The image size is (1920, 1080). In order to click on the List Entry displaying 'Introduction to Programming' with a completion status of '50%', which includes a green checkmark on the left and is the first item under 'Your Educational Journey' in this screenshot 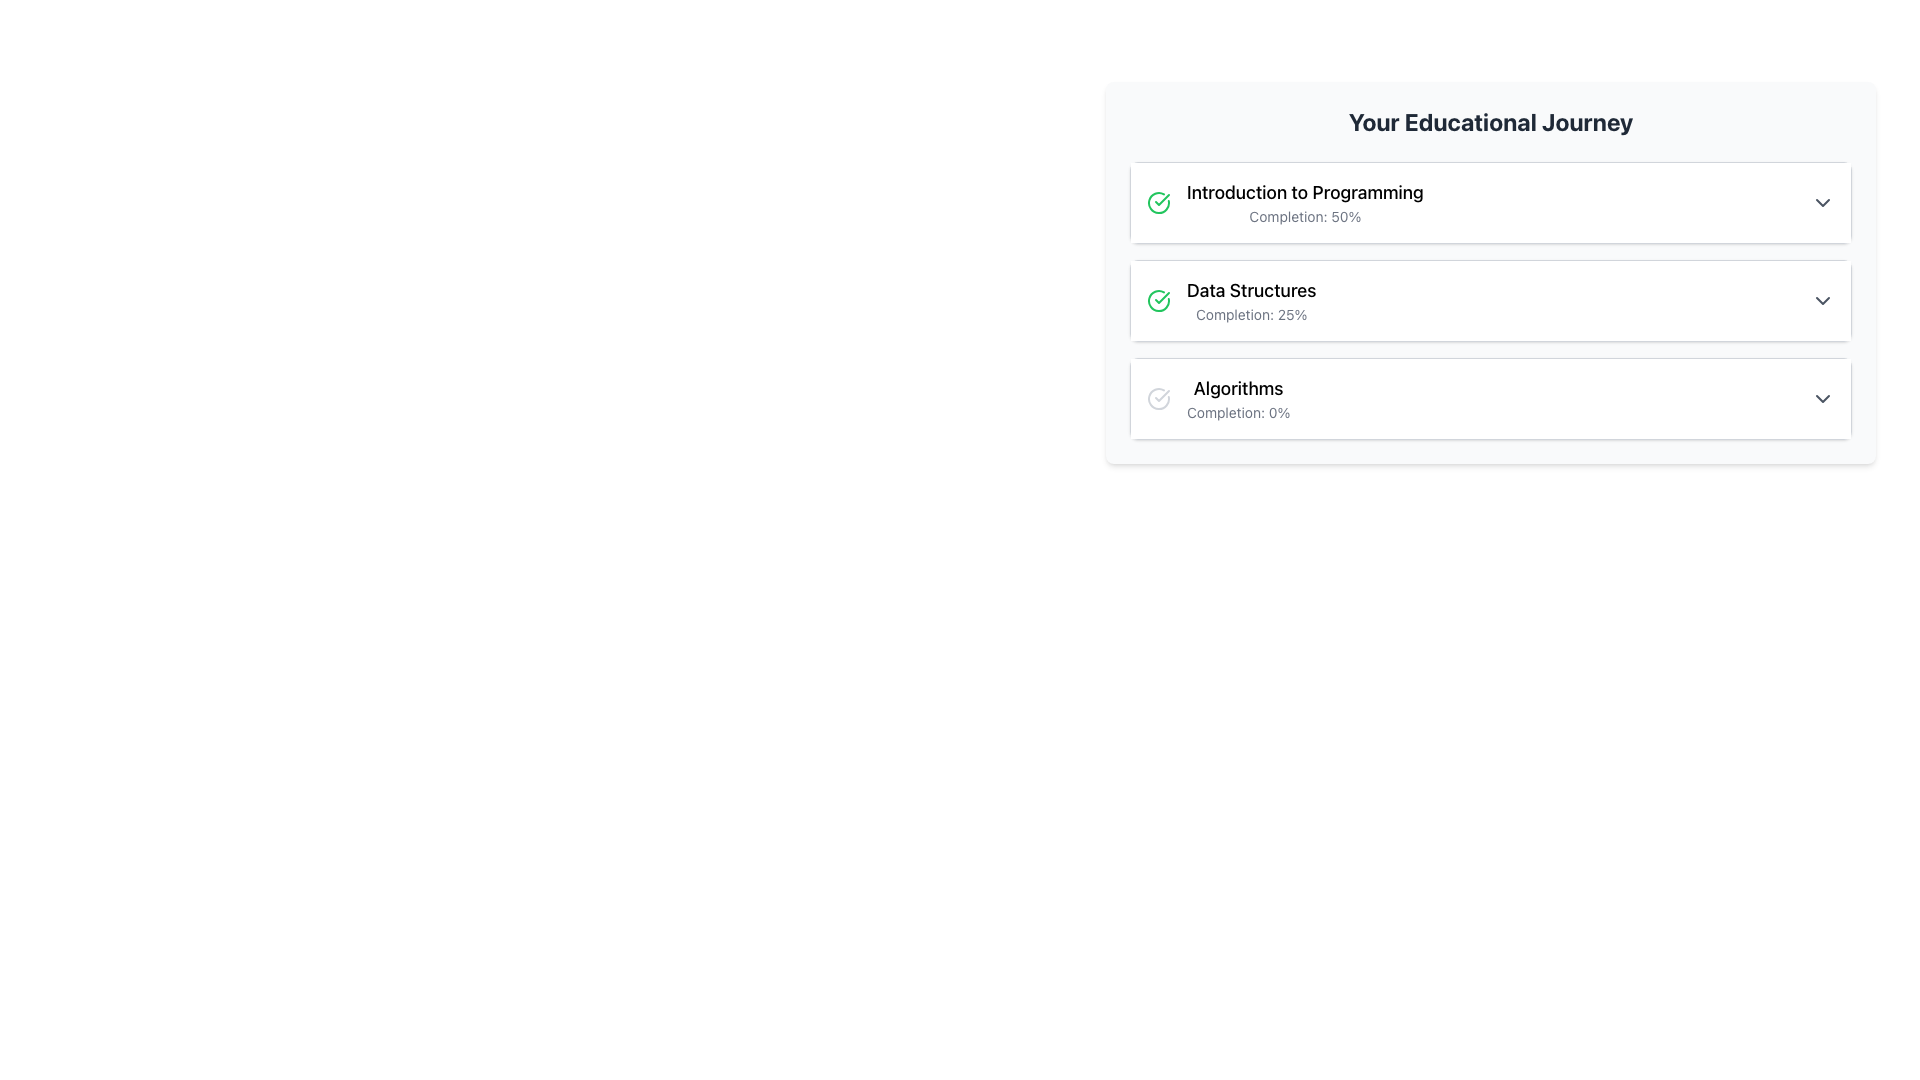, I will do `click(1285, 203)`.